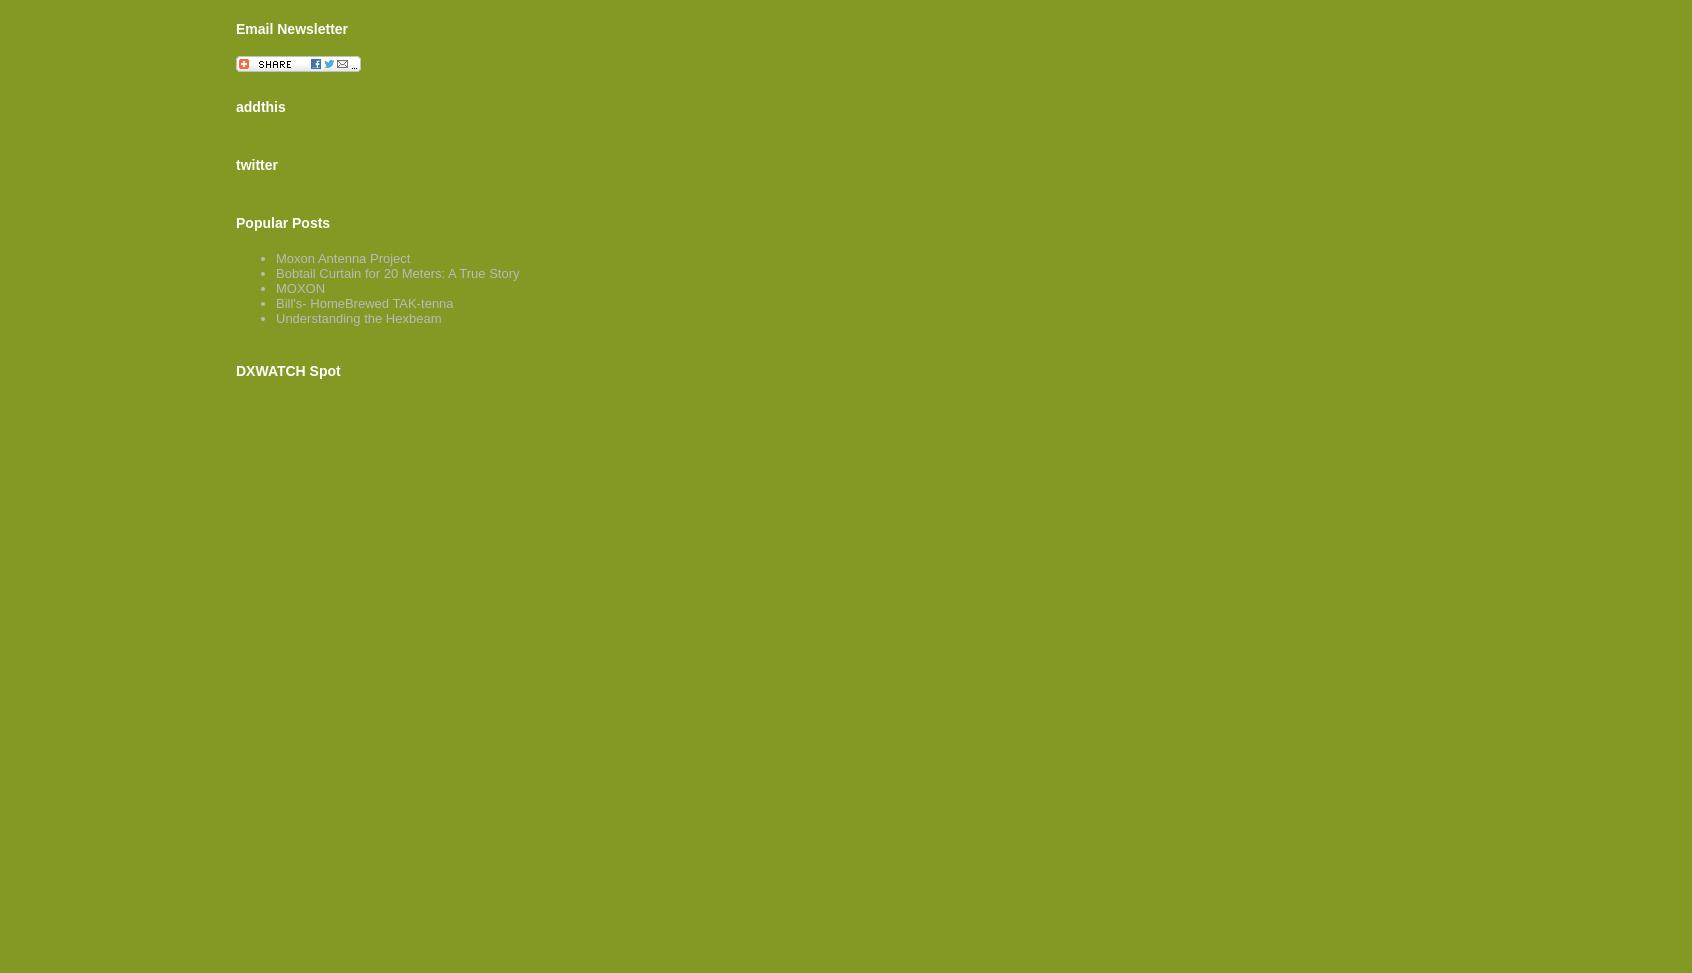 This screenshot has width=1692, height=973. Describe the element at coordinates (397, 272) in the screenshot. I see `'Bobtail Curtain for 20 Meters:  A True Story'` at that location.